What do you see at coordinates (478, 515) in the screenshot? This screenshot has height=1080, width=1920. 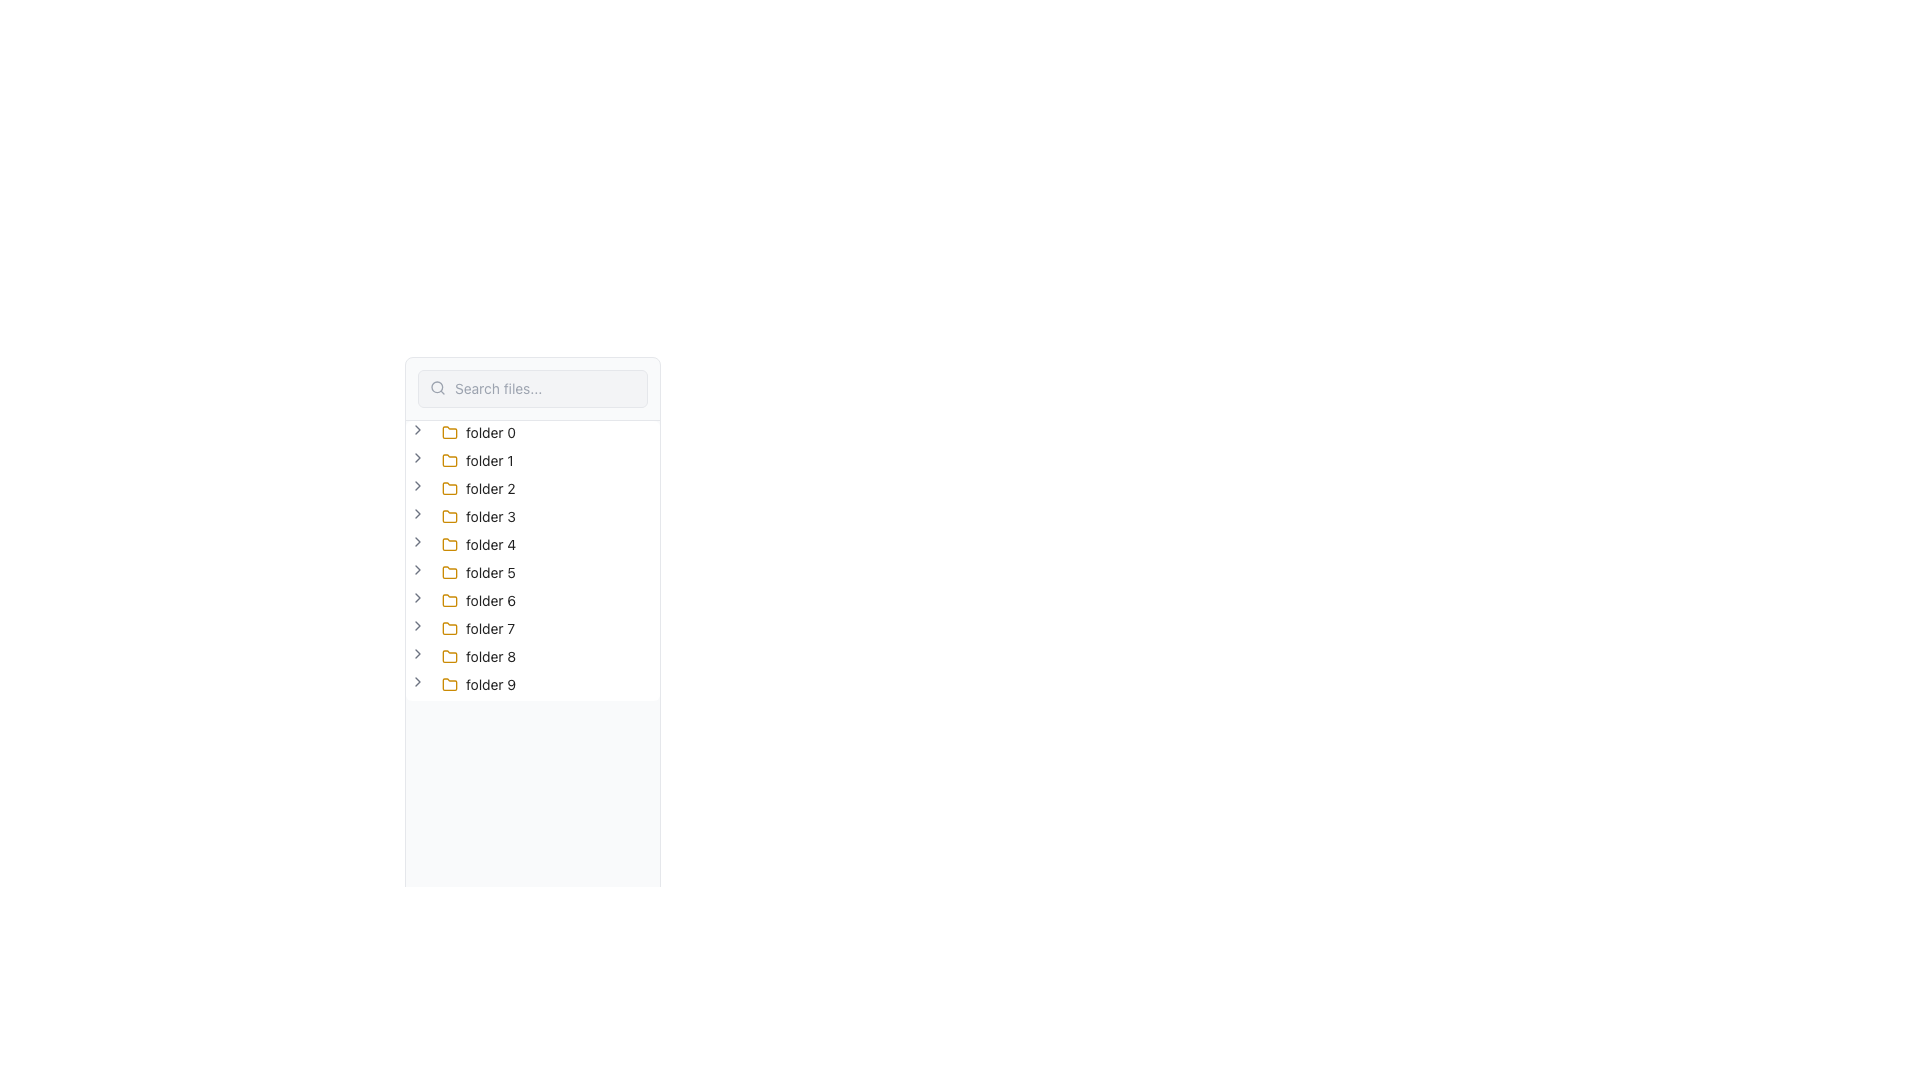 I see `the fourth folder item` at bounding box center [478, 515].